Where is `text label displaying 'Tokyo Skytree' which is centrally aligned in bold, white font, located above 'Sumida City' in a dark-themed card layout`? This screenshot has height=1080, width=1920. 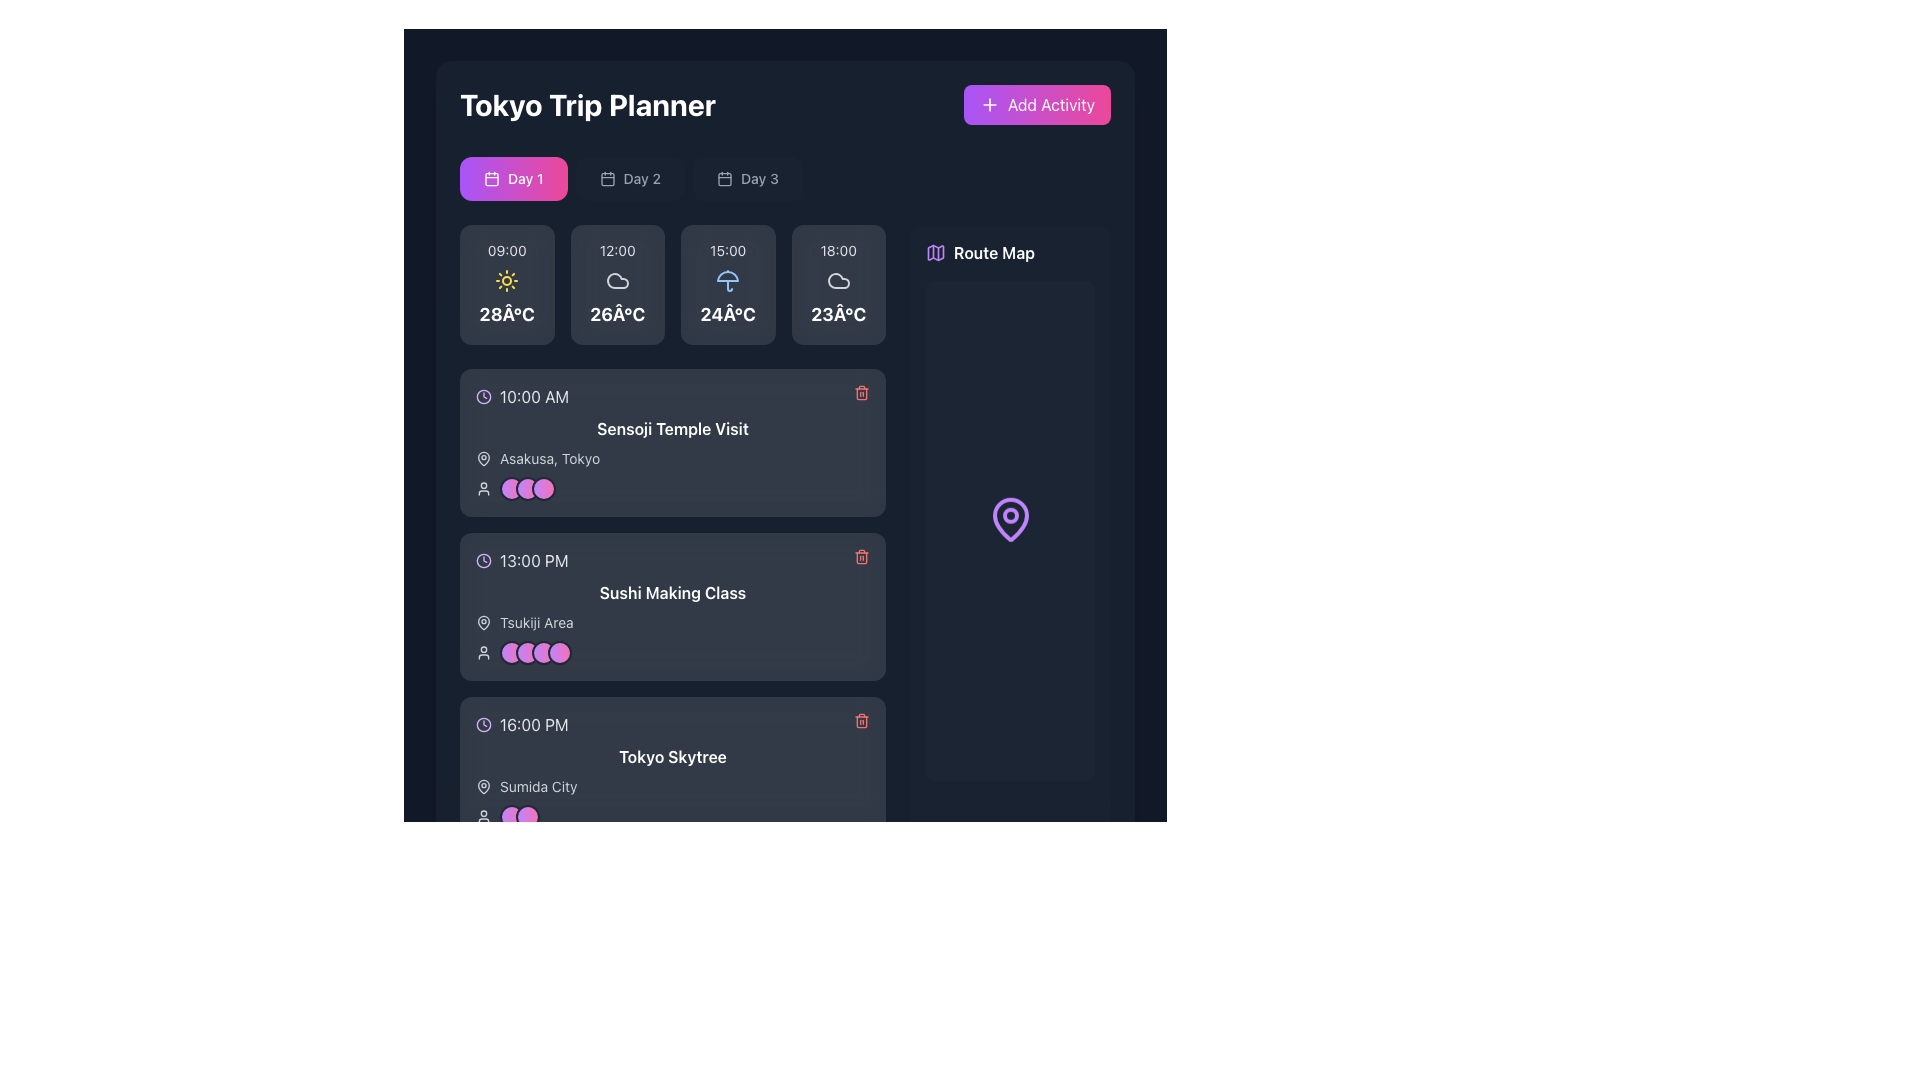
text label displaying 'Tokyo Skytree' which is centrally aligned in bold, white font, located above 'Sumida City' in a dark-themed card layout is located at coordinates (672, 756).